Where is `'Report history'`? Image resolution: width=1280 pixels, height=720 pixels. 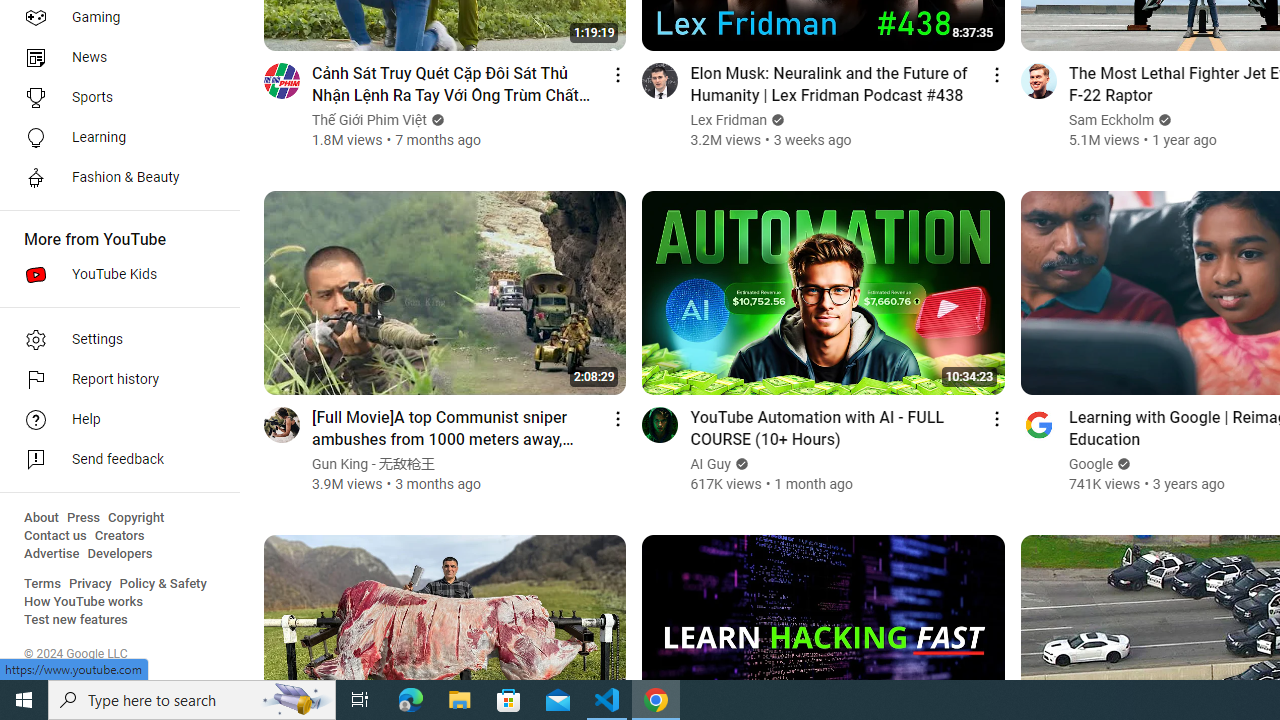
'Report history' is located at coordinates (112, 380).